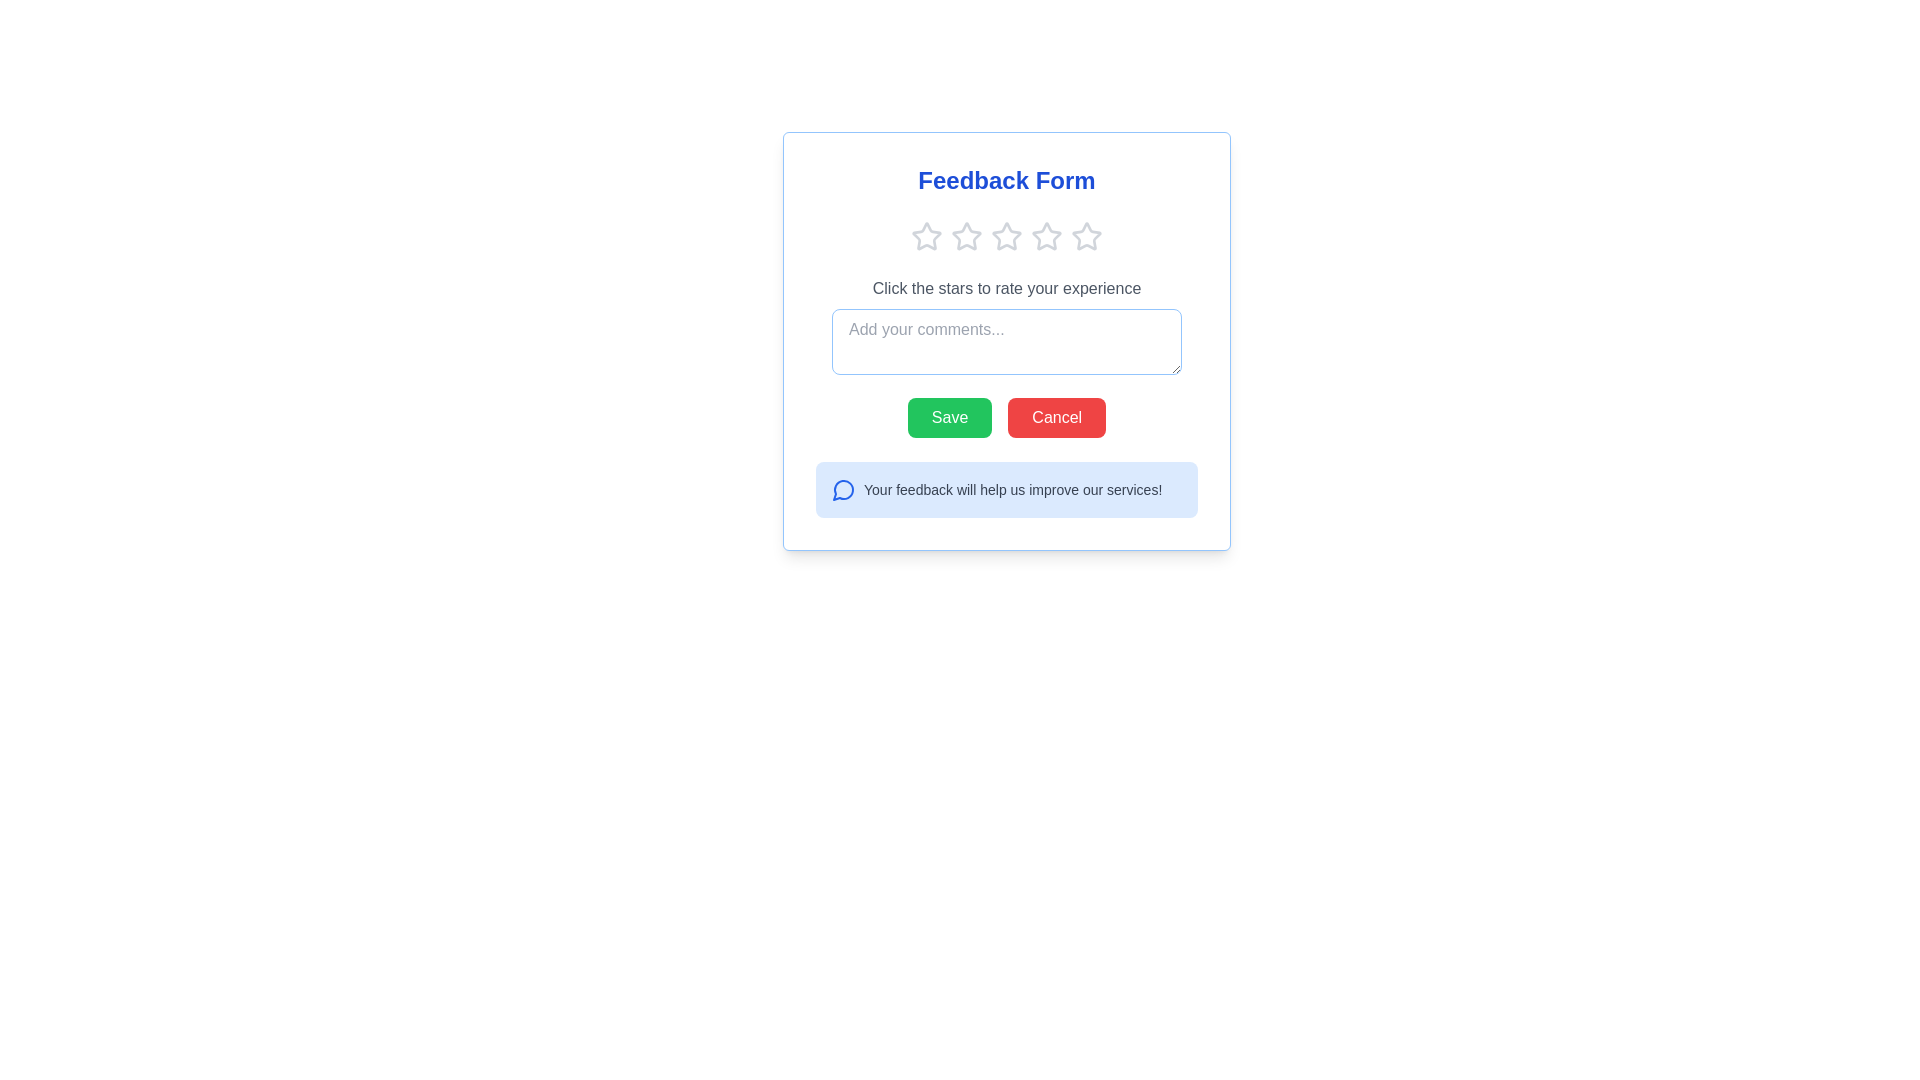 This screenshot has width=1920, height=1080. I want to click on the fifth star rating button, which is a light gray star icon in a row of five stars at the top center of the form interface, so click(1085, 235).